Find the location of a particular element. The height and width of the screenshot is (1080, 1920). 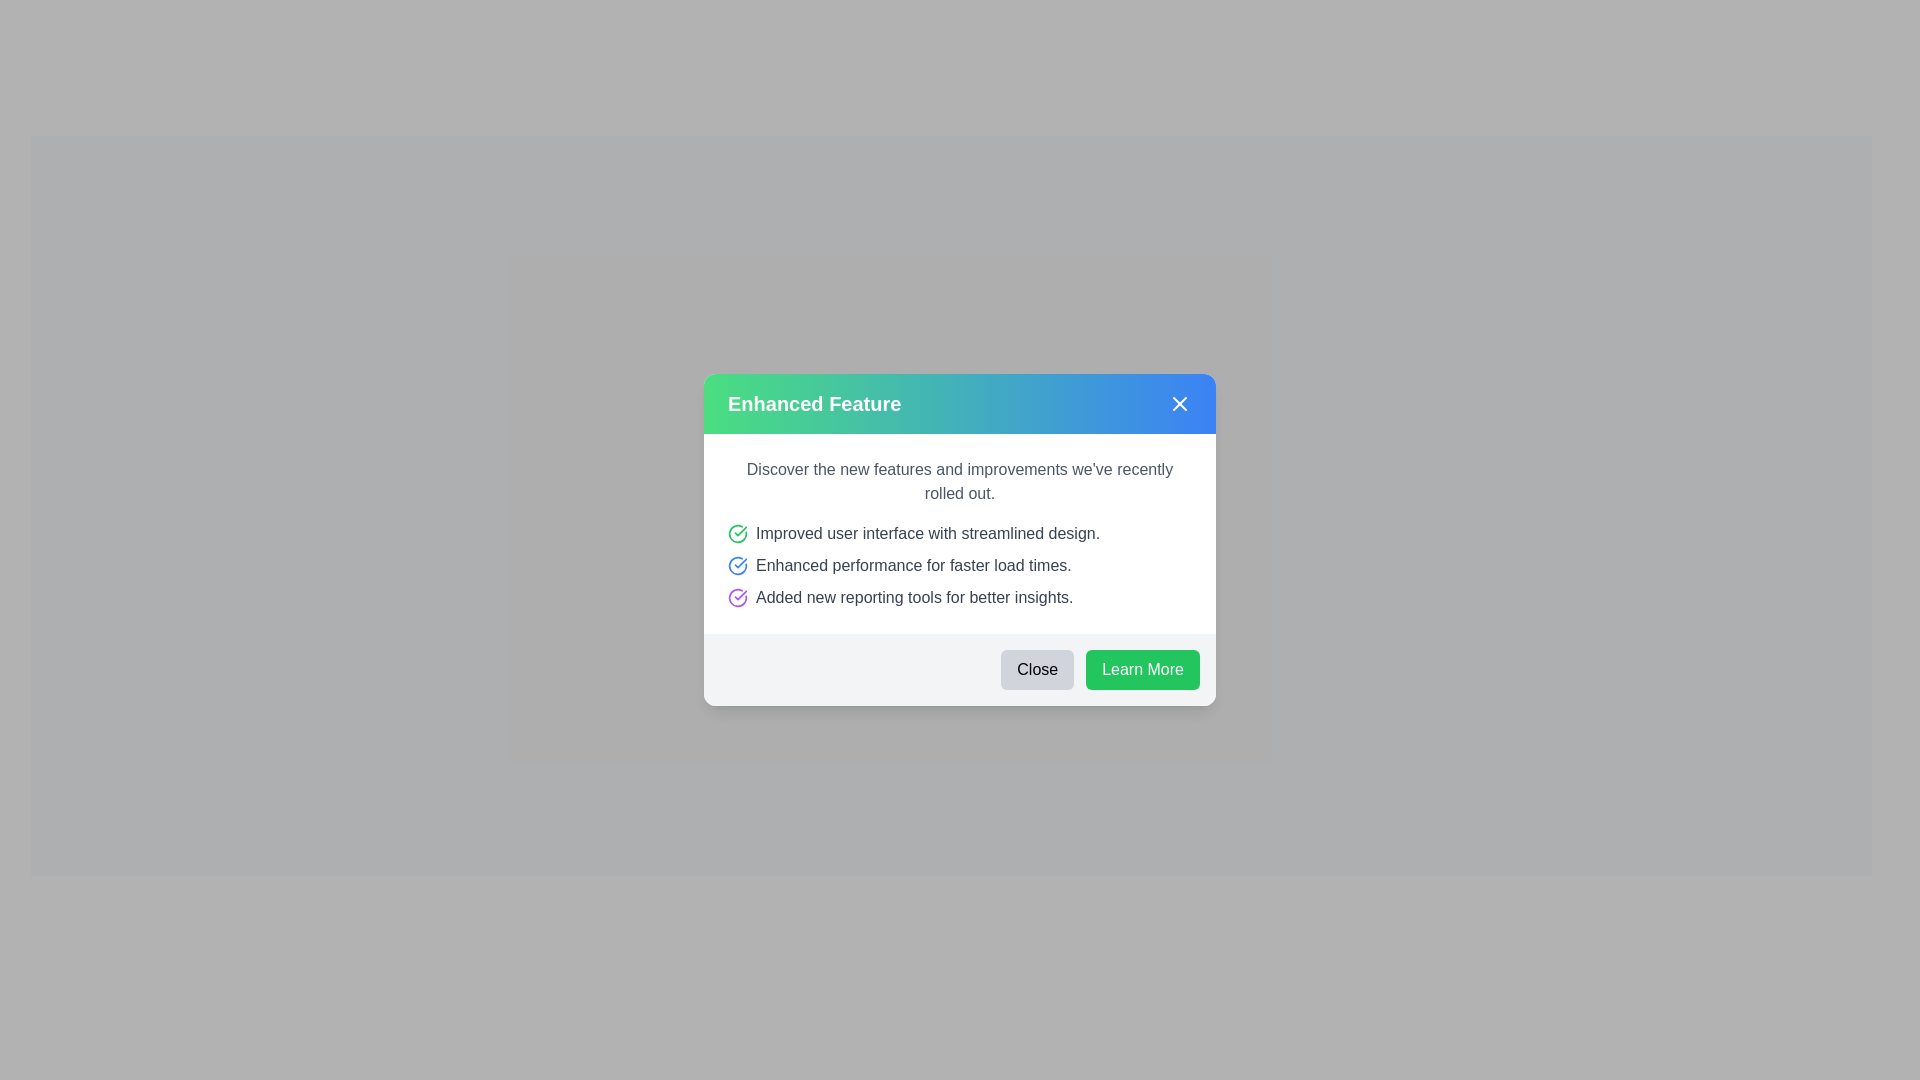

text label that conveys the phrase 'Enhanced performance for faster load times.' styled in gray color, which is the second element in a horizontally-aligned group within a modal dialog is located at coordinates (912, 566).